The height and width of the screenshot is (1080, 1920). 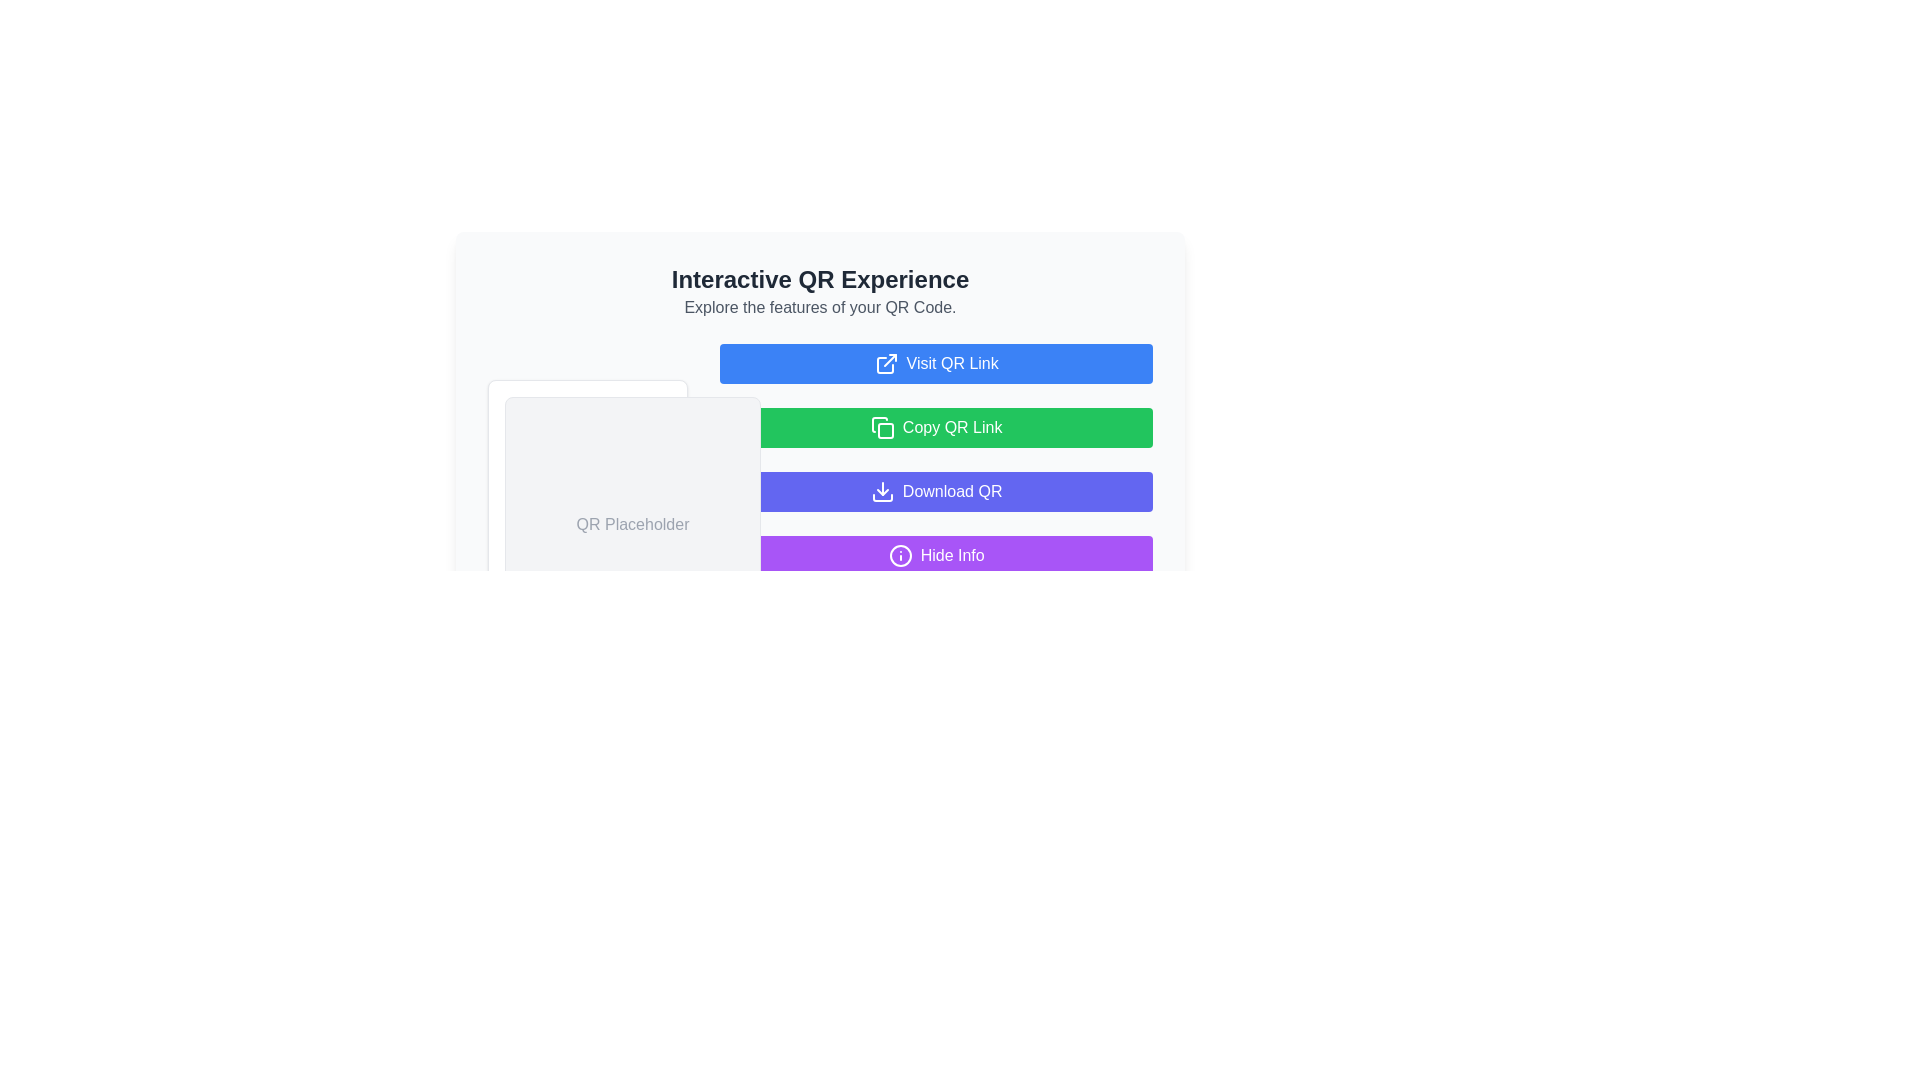 What do you see at coordinates (820, 523) in the screenshot?
I see `the toggle button located below the 'Download QR' button` at bounding box center [820, 523].